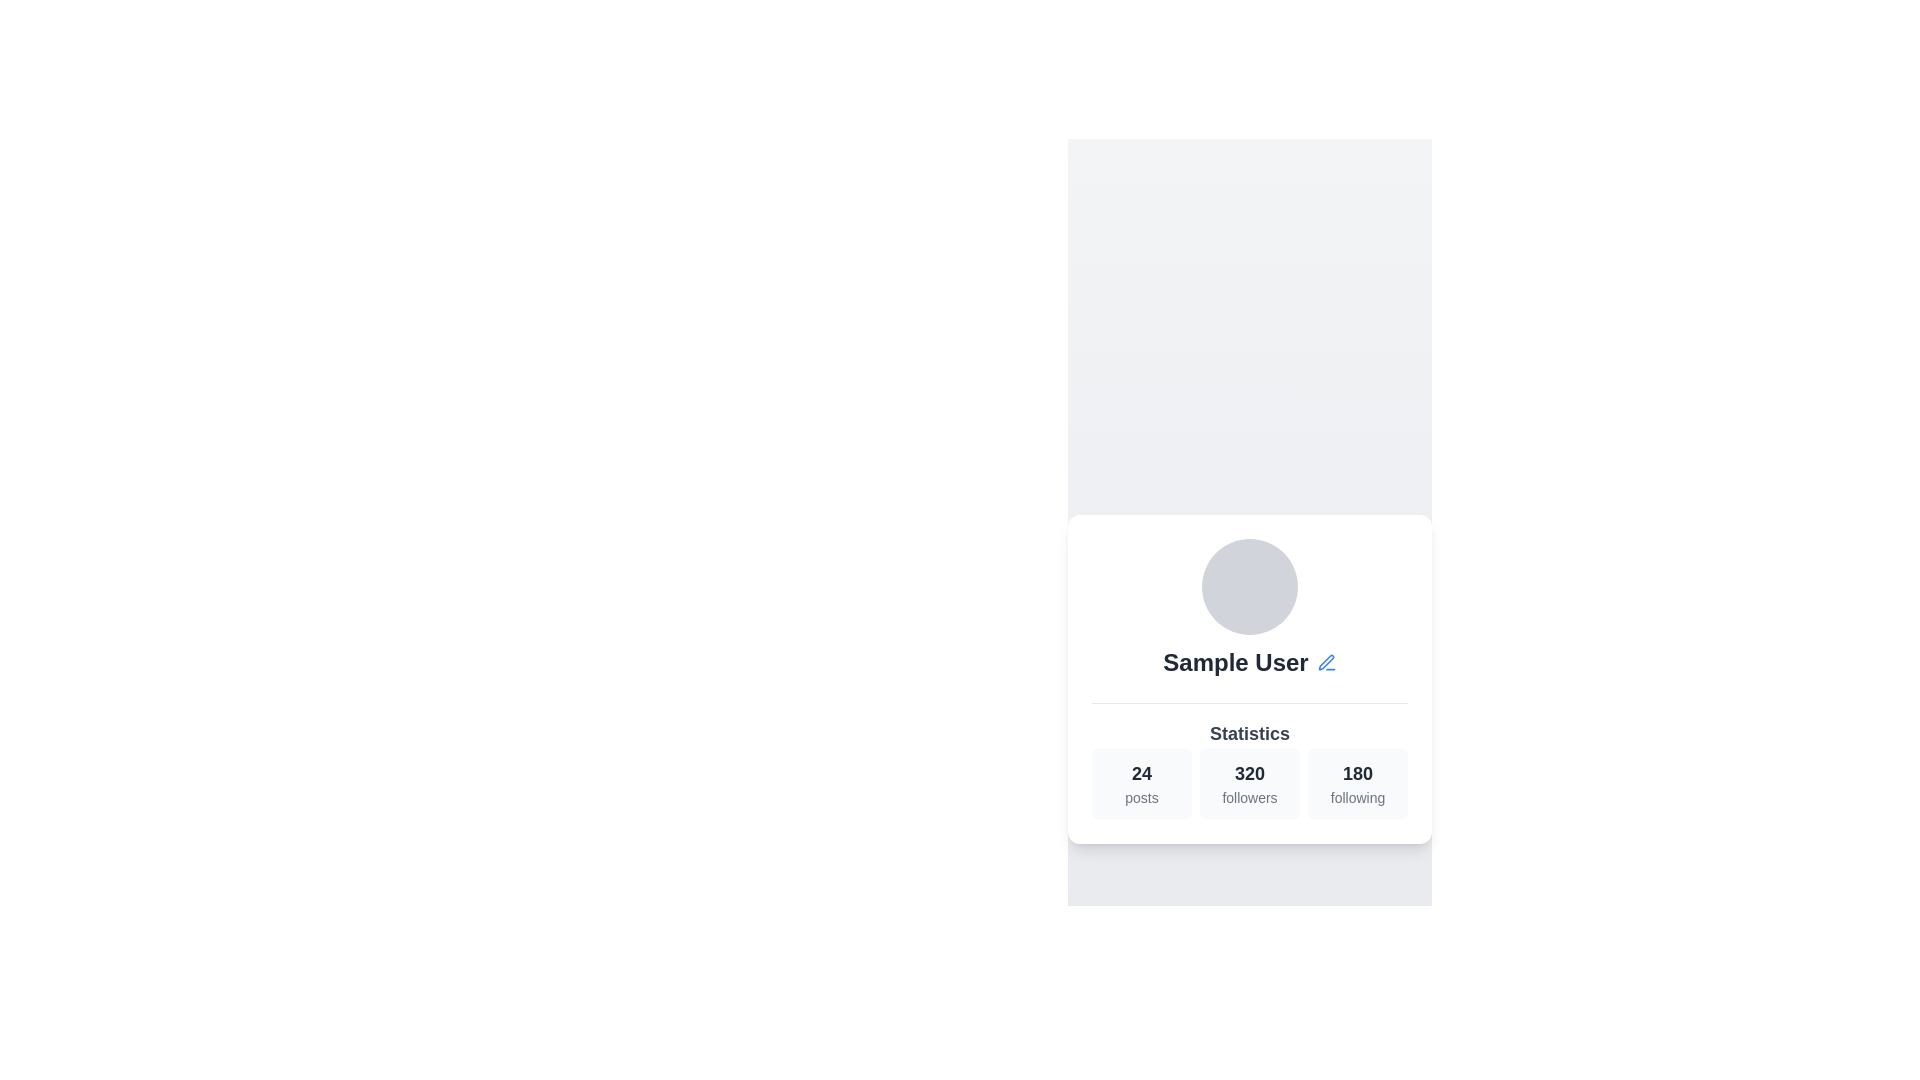 The image size is (1920, 1080). Describe the element at coordinates (1248, 782) in the screenshot. I see `the Information Display Card displaying '320' followers, which is located in the center of the three cards under the 'Statistics' heading` at that location.